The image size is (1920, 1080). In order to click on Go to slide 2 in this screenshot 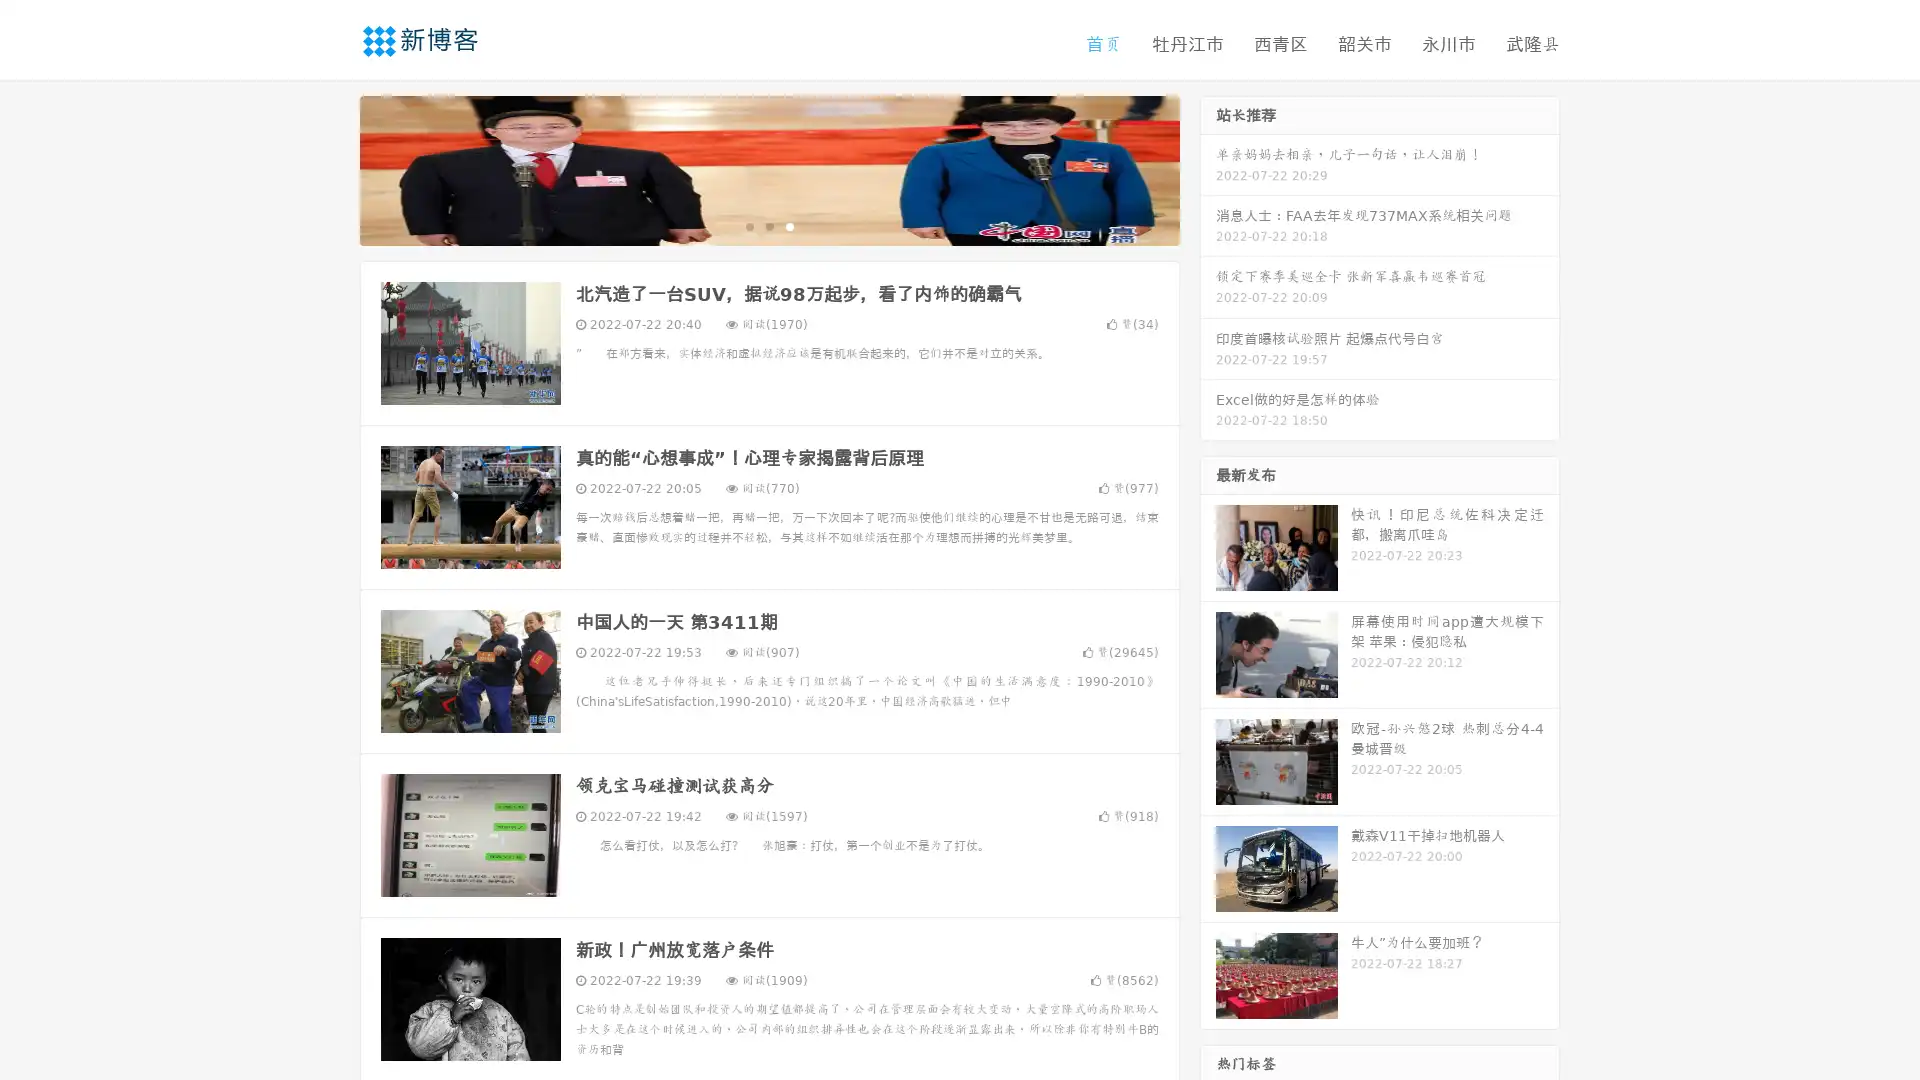, I will do `click(768, 225)`.